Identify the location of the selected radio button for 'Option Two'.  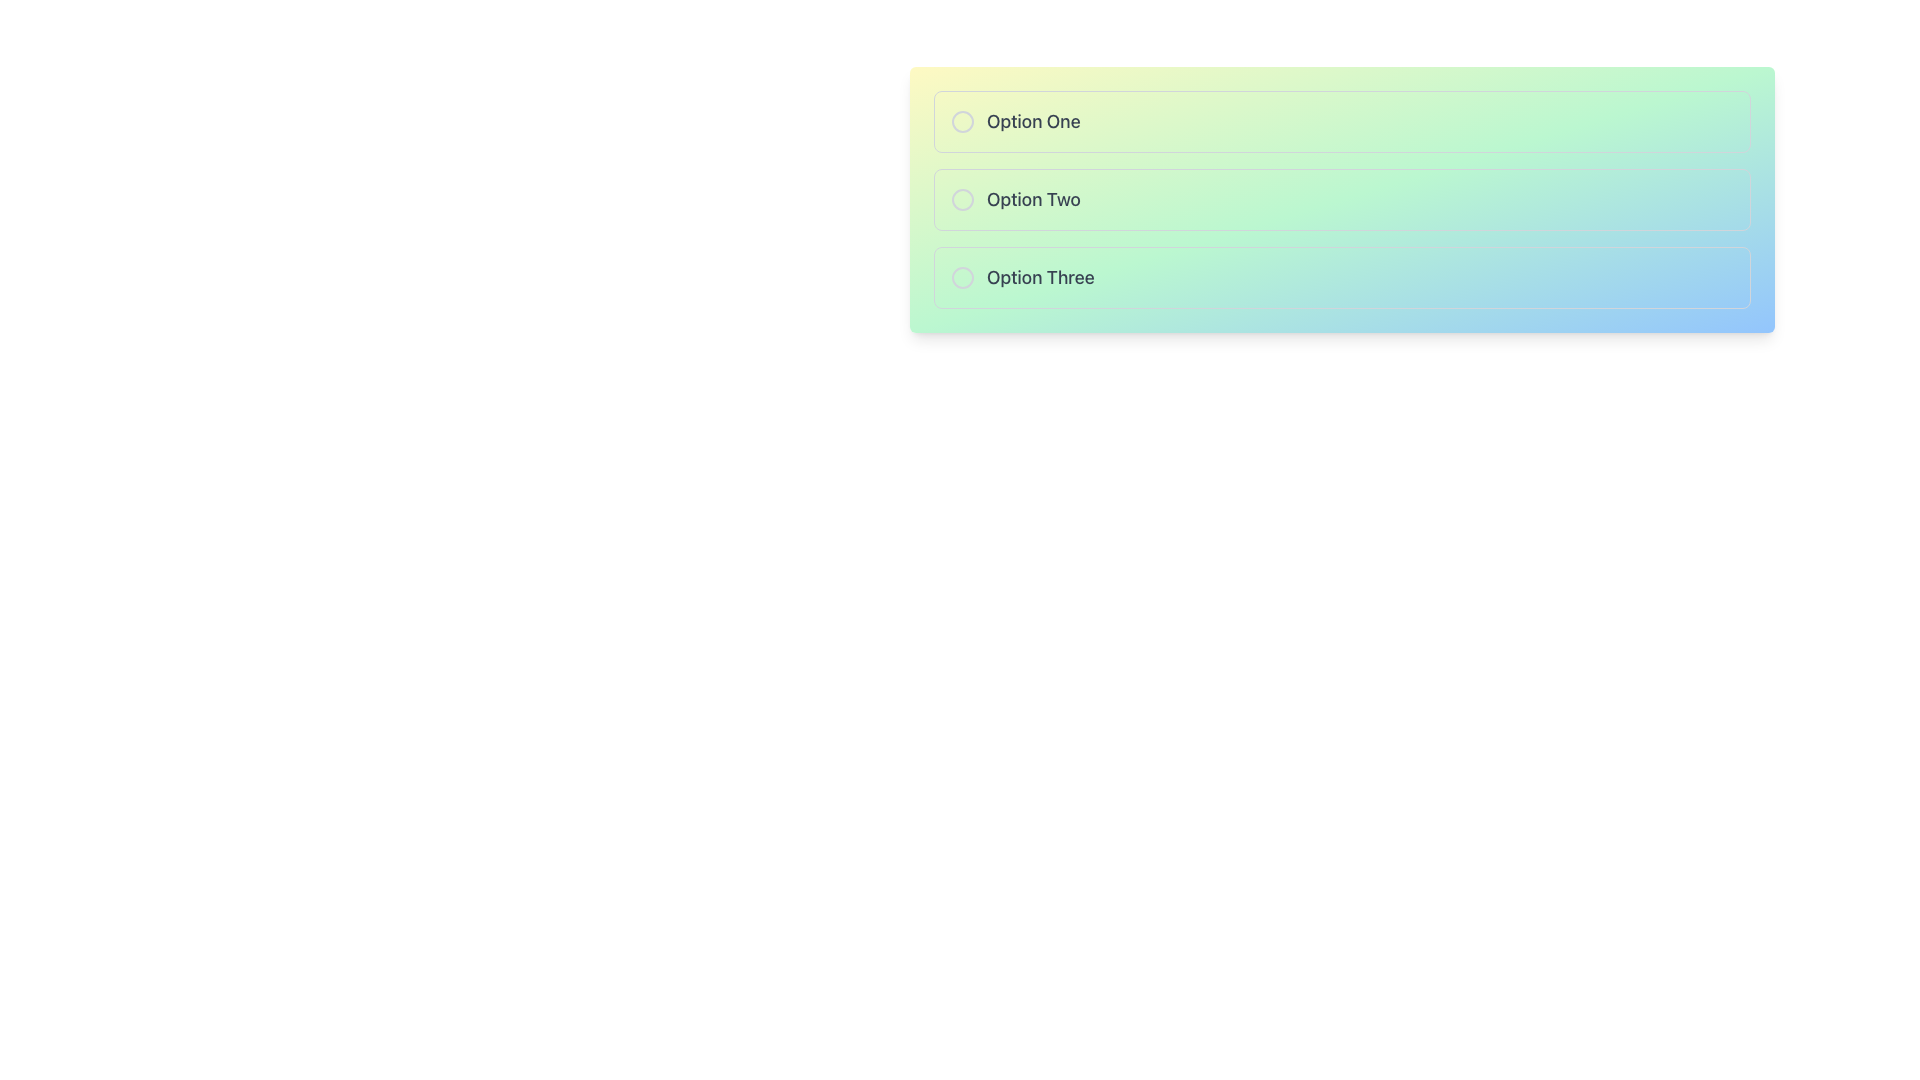
(963, 200).